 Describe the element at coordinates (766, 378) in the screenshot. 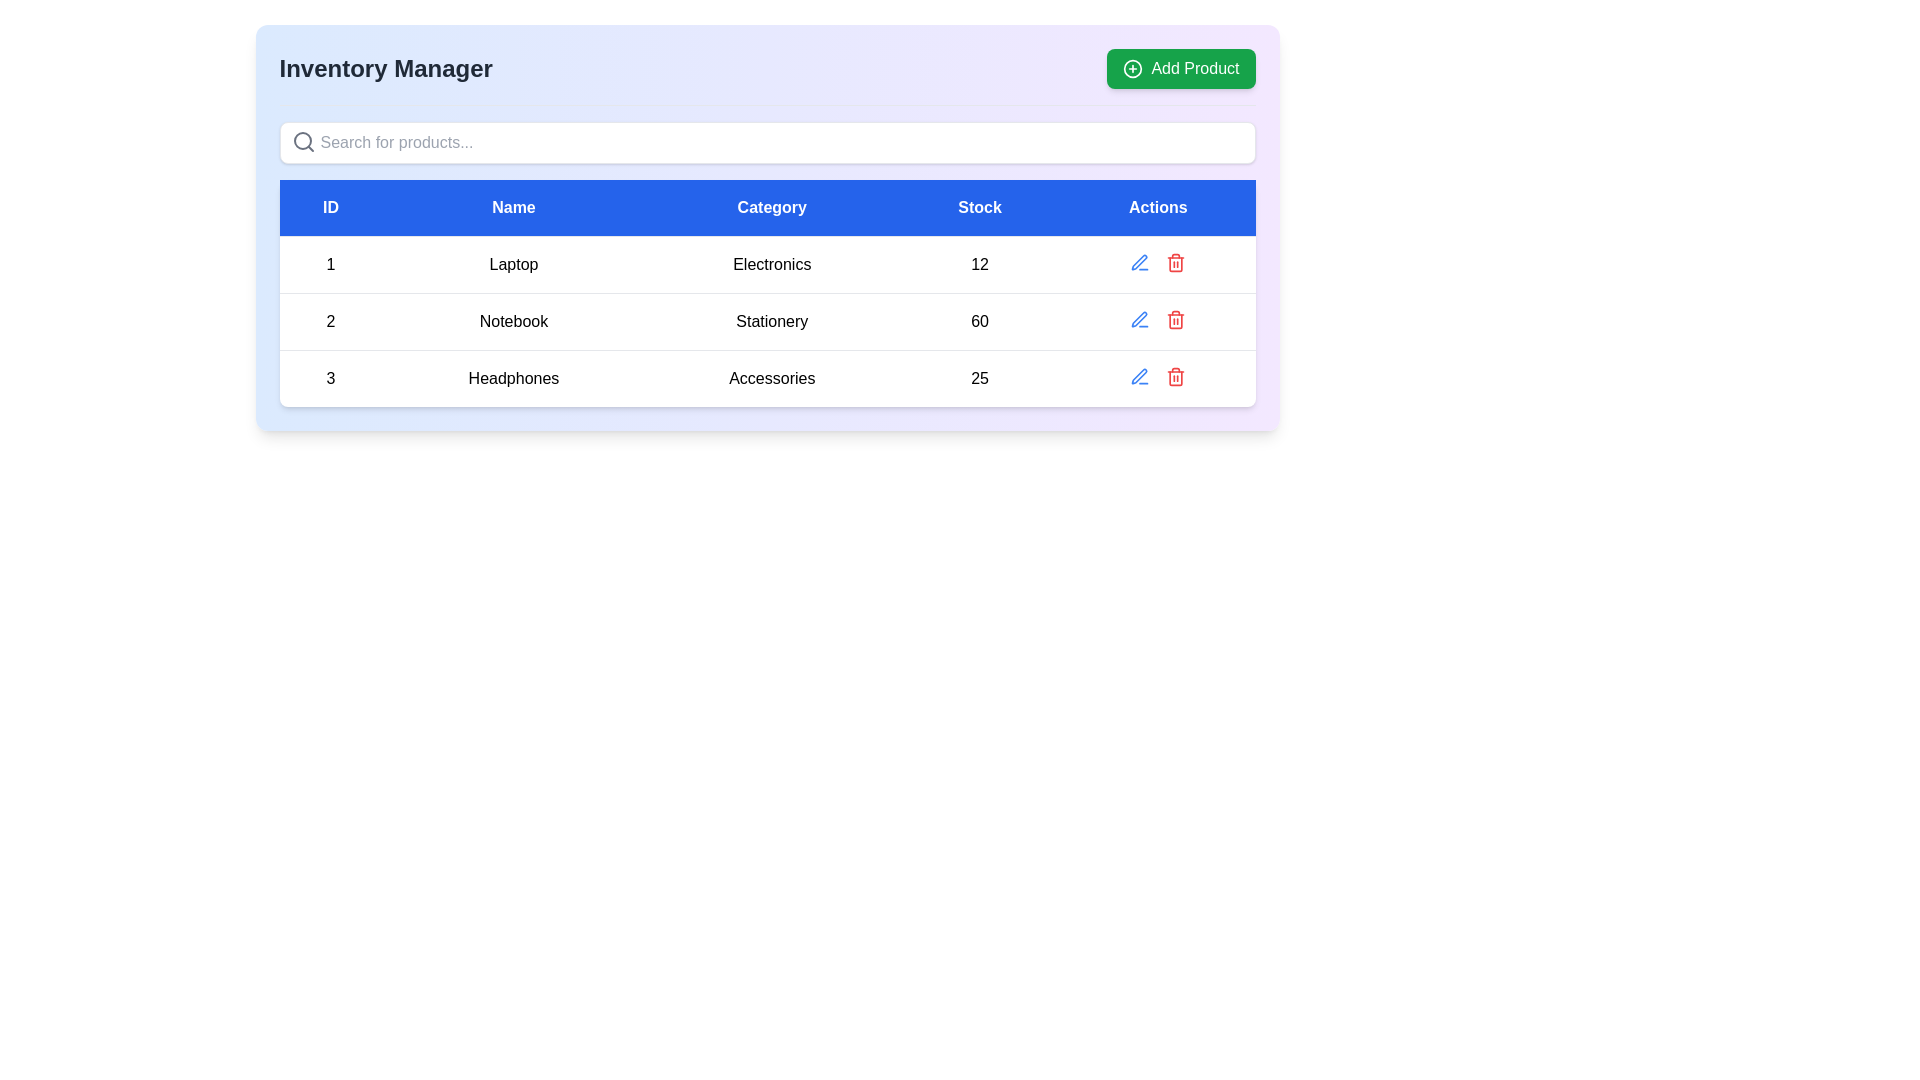

I see `the text label 'Accessories' located in the third row under the 'Category' column of the table` at that location.